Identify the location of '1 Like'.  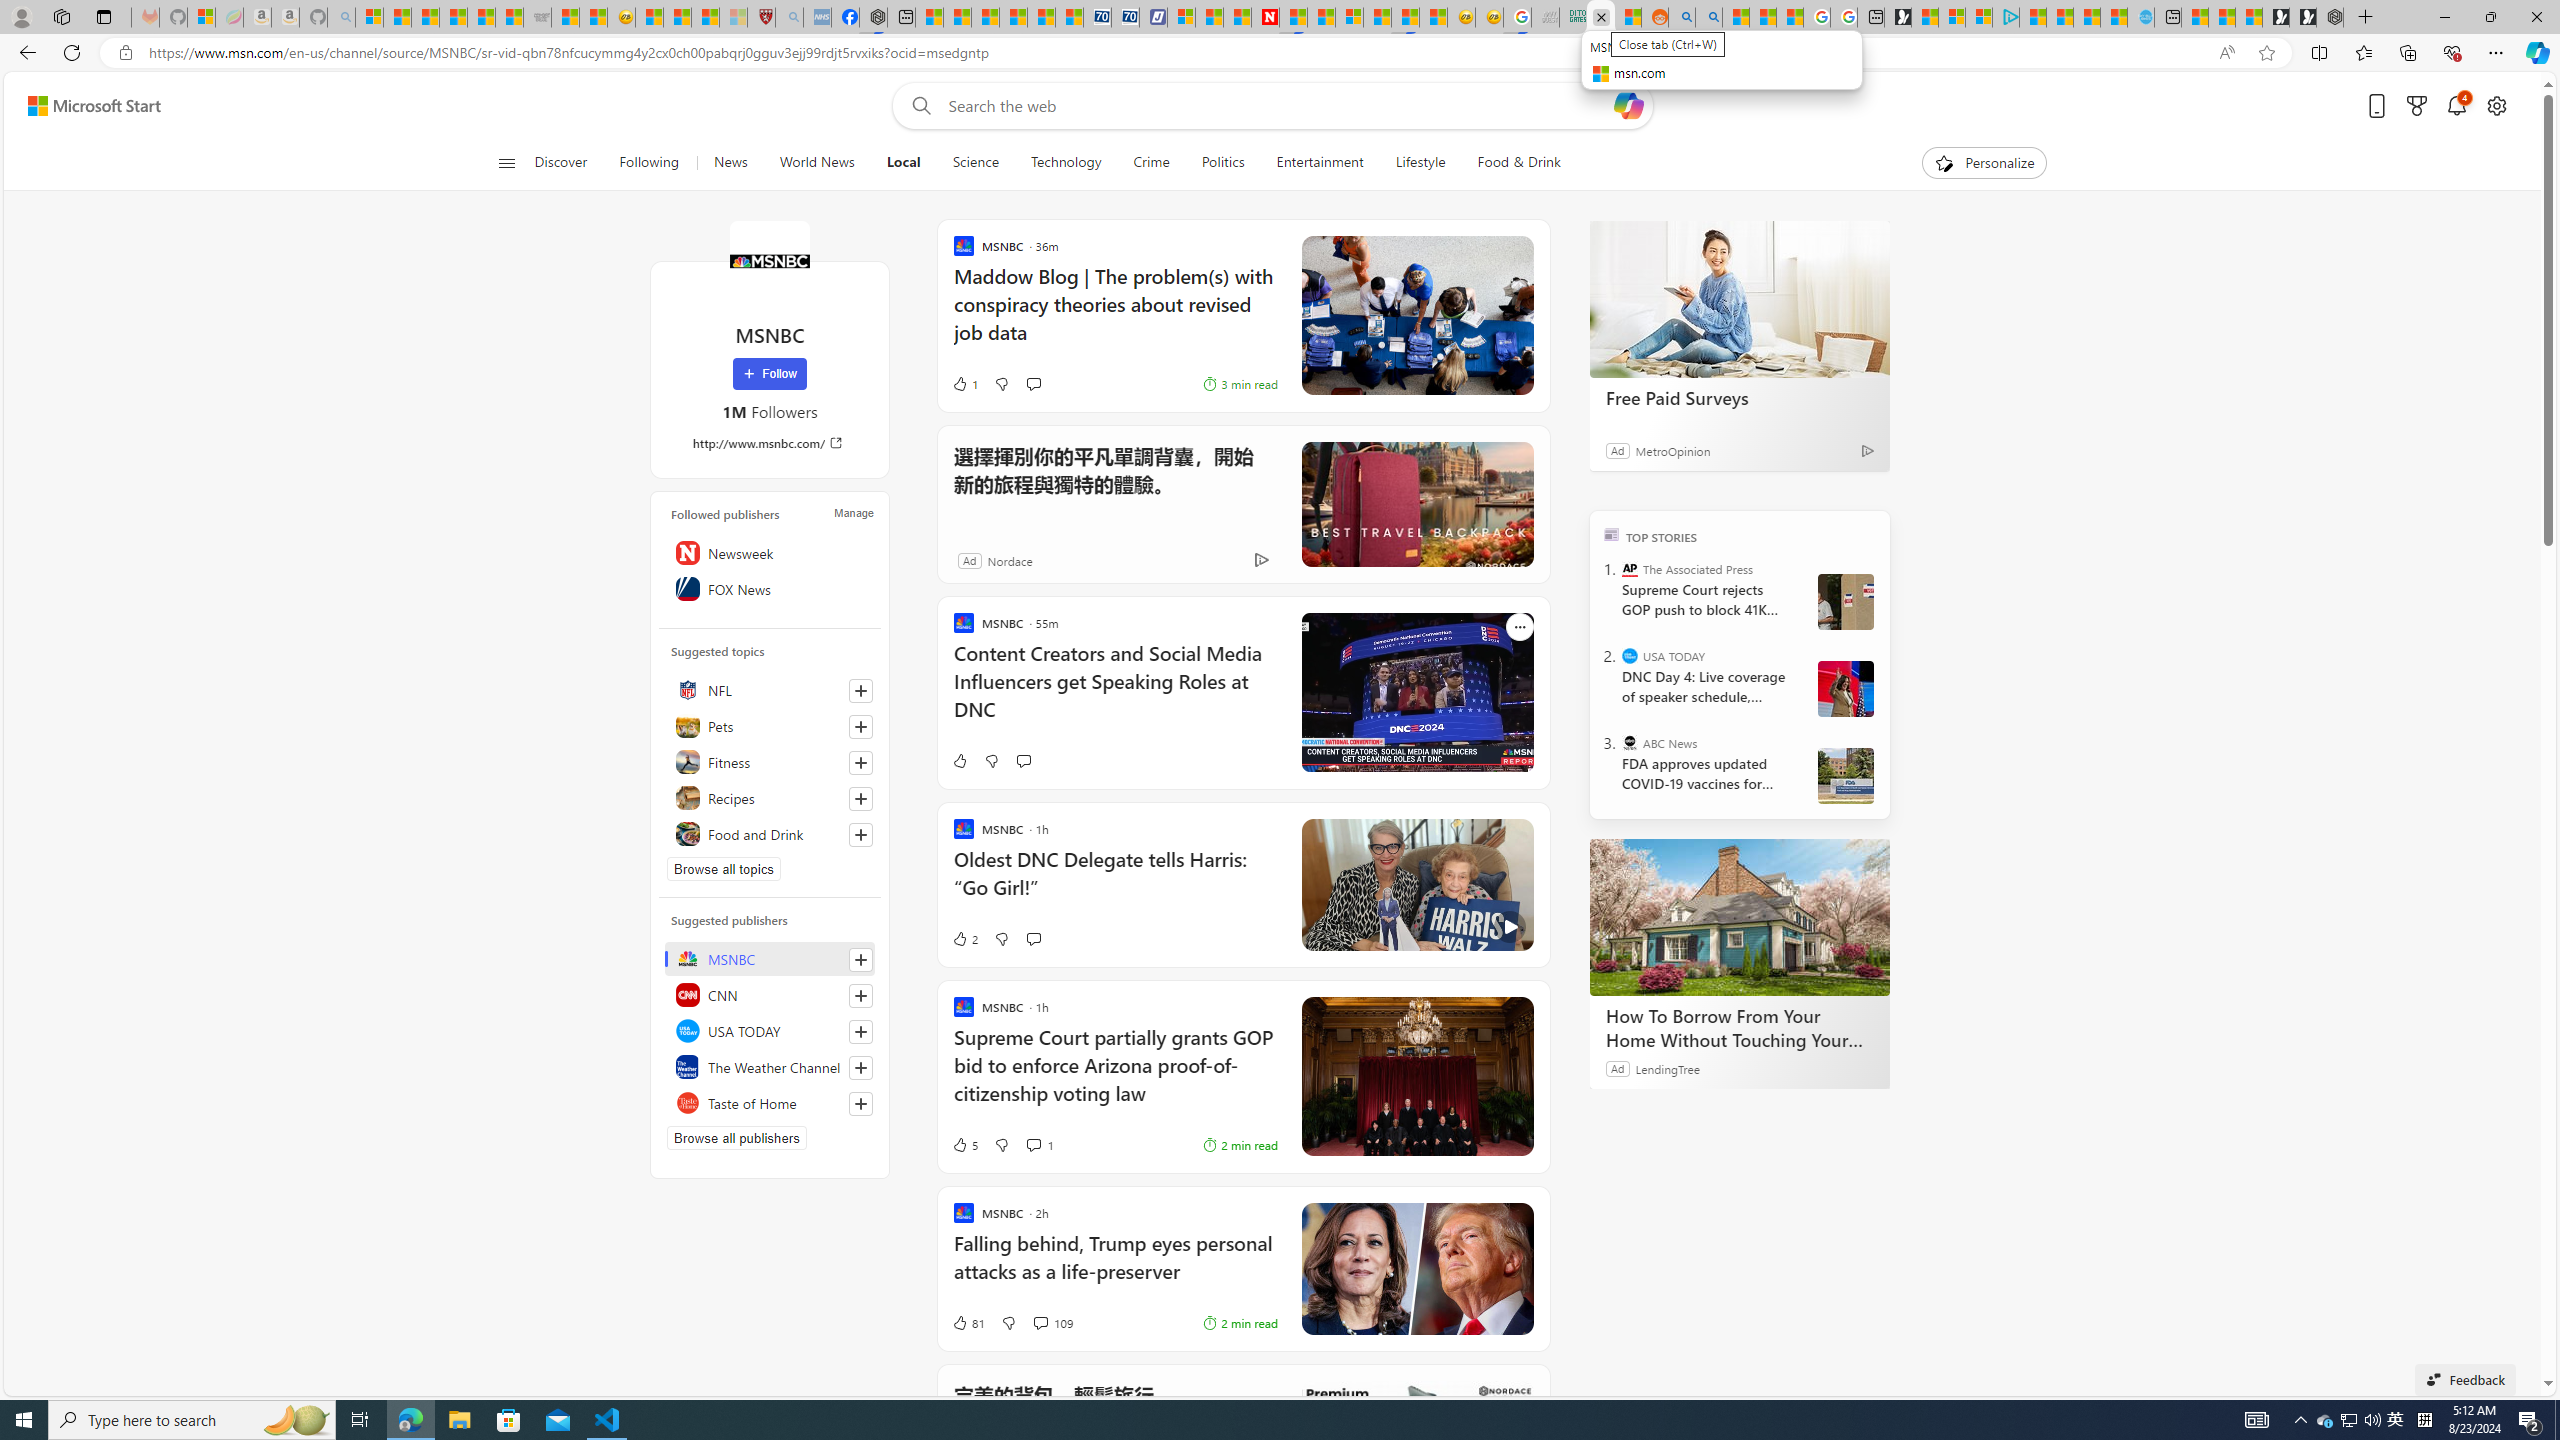
(962, 382).